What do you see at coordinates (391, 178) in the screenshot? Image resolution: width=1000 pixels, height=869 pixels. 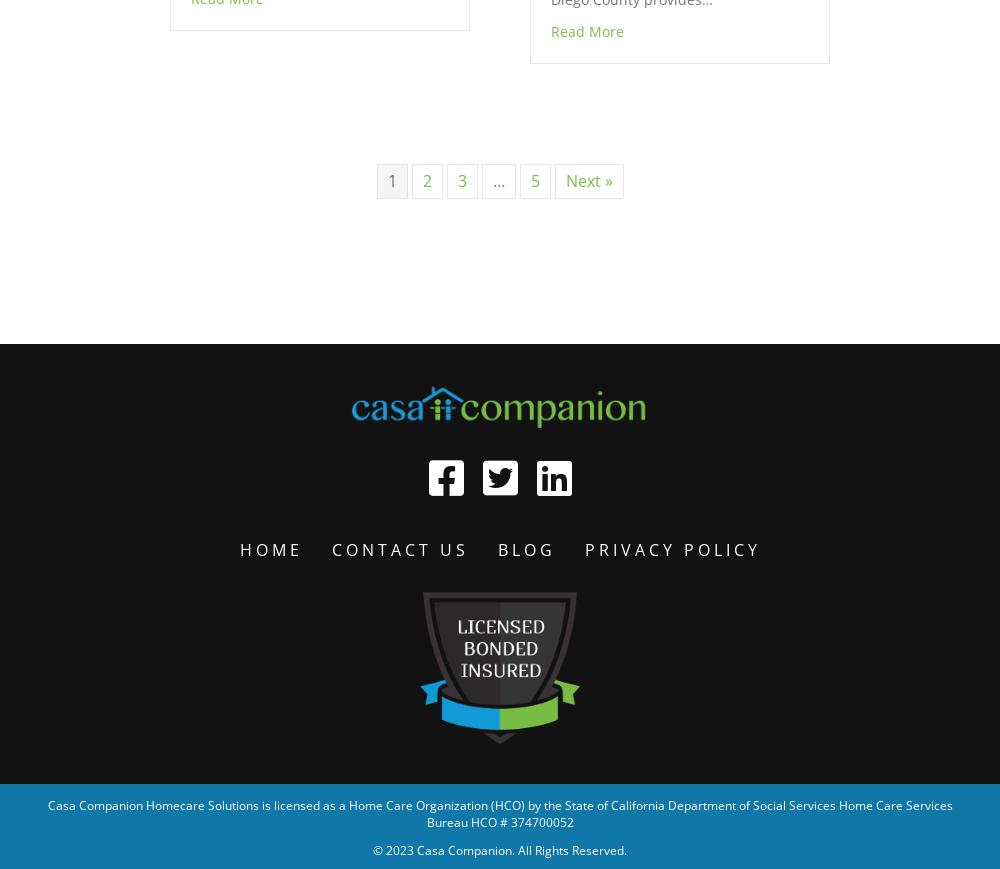 I see `'1'` at bounding box center [391, 178].